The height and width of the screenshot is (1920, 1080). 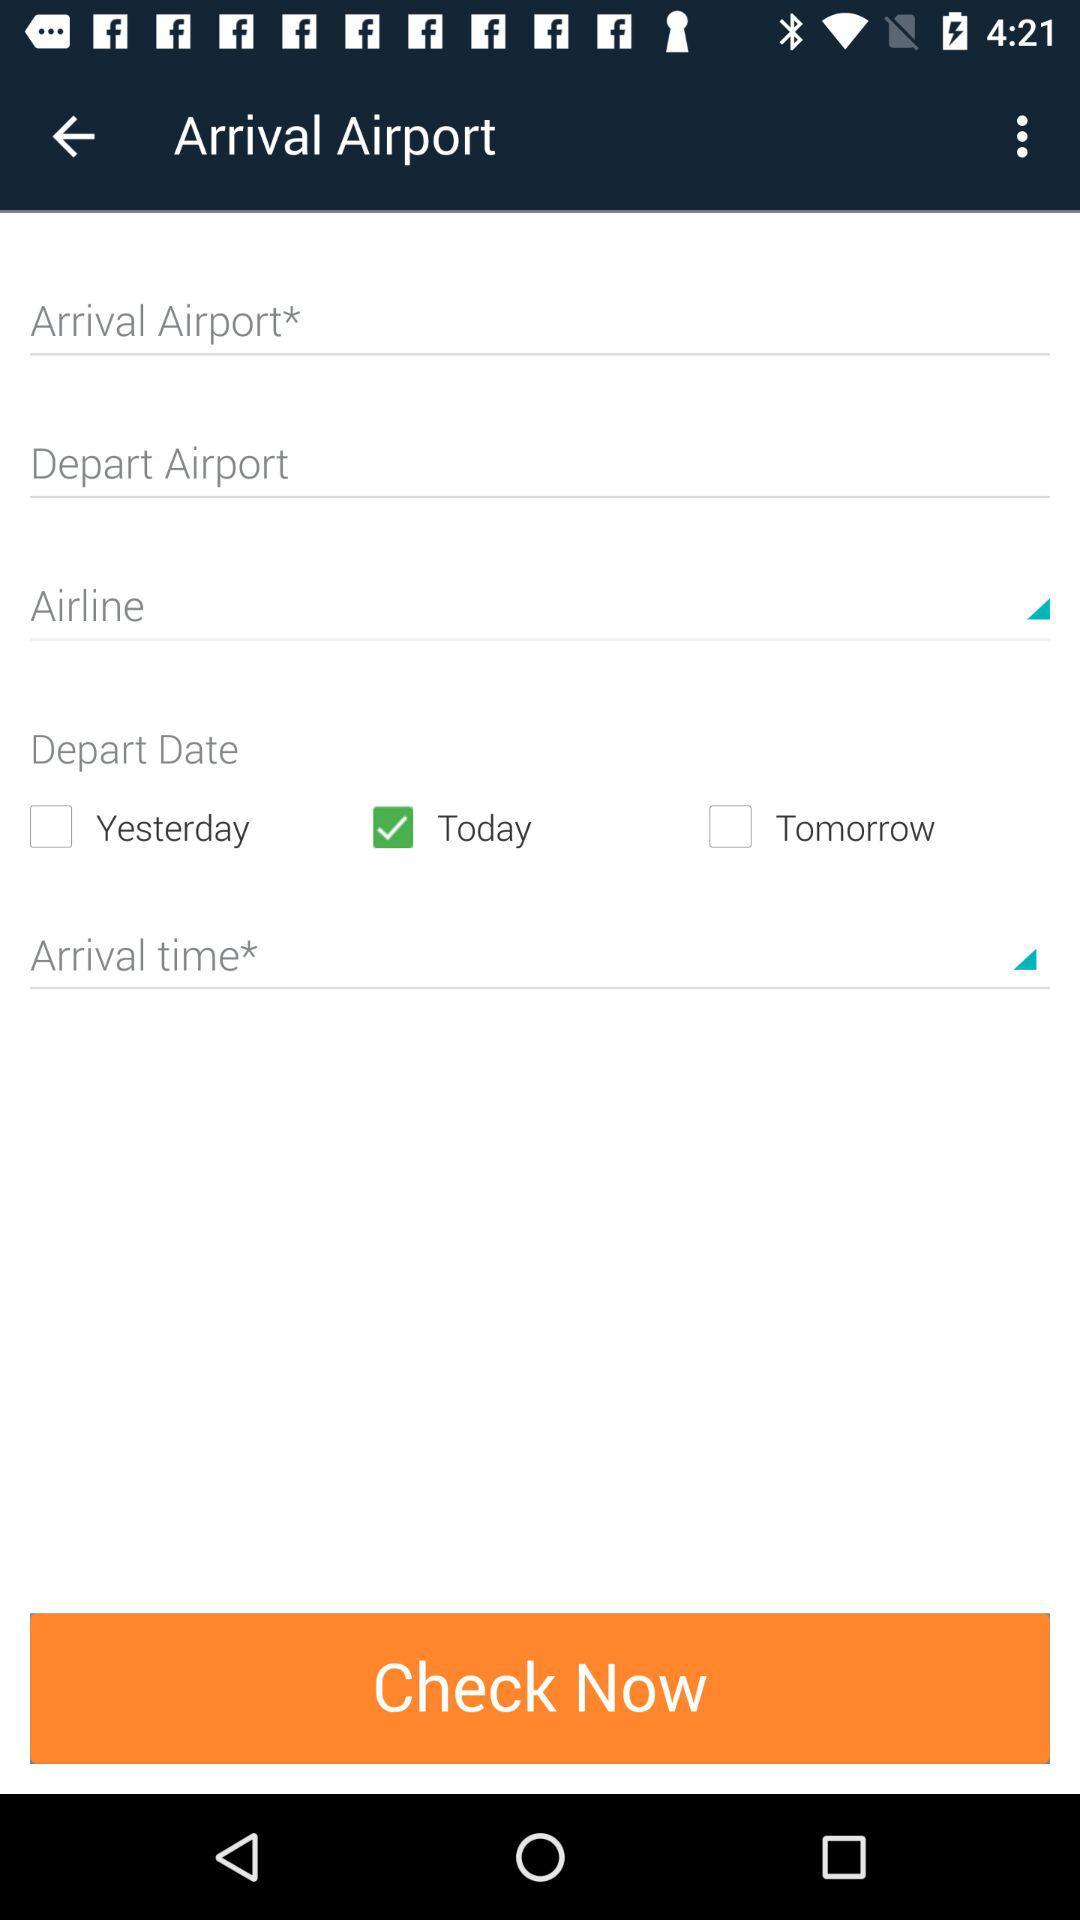 I want to click on item to the right of the arrival airport, so click(x=1027, y=135).